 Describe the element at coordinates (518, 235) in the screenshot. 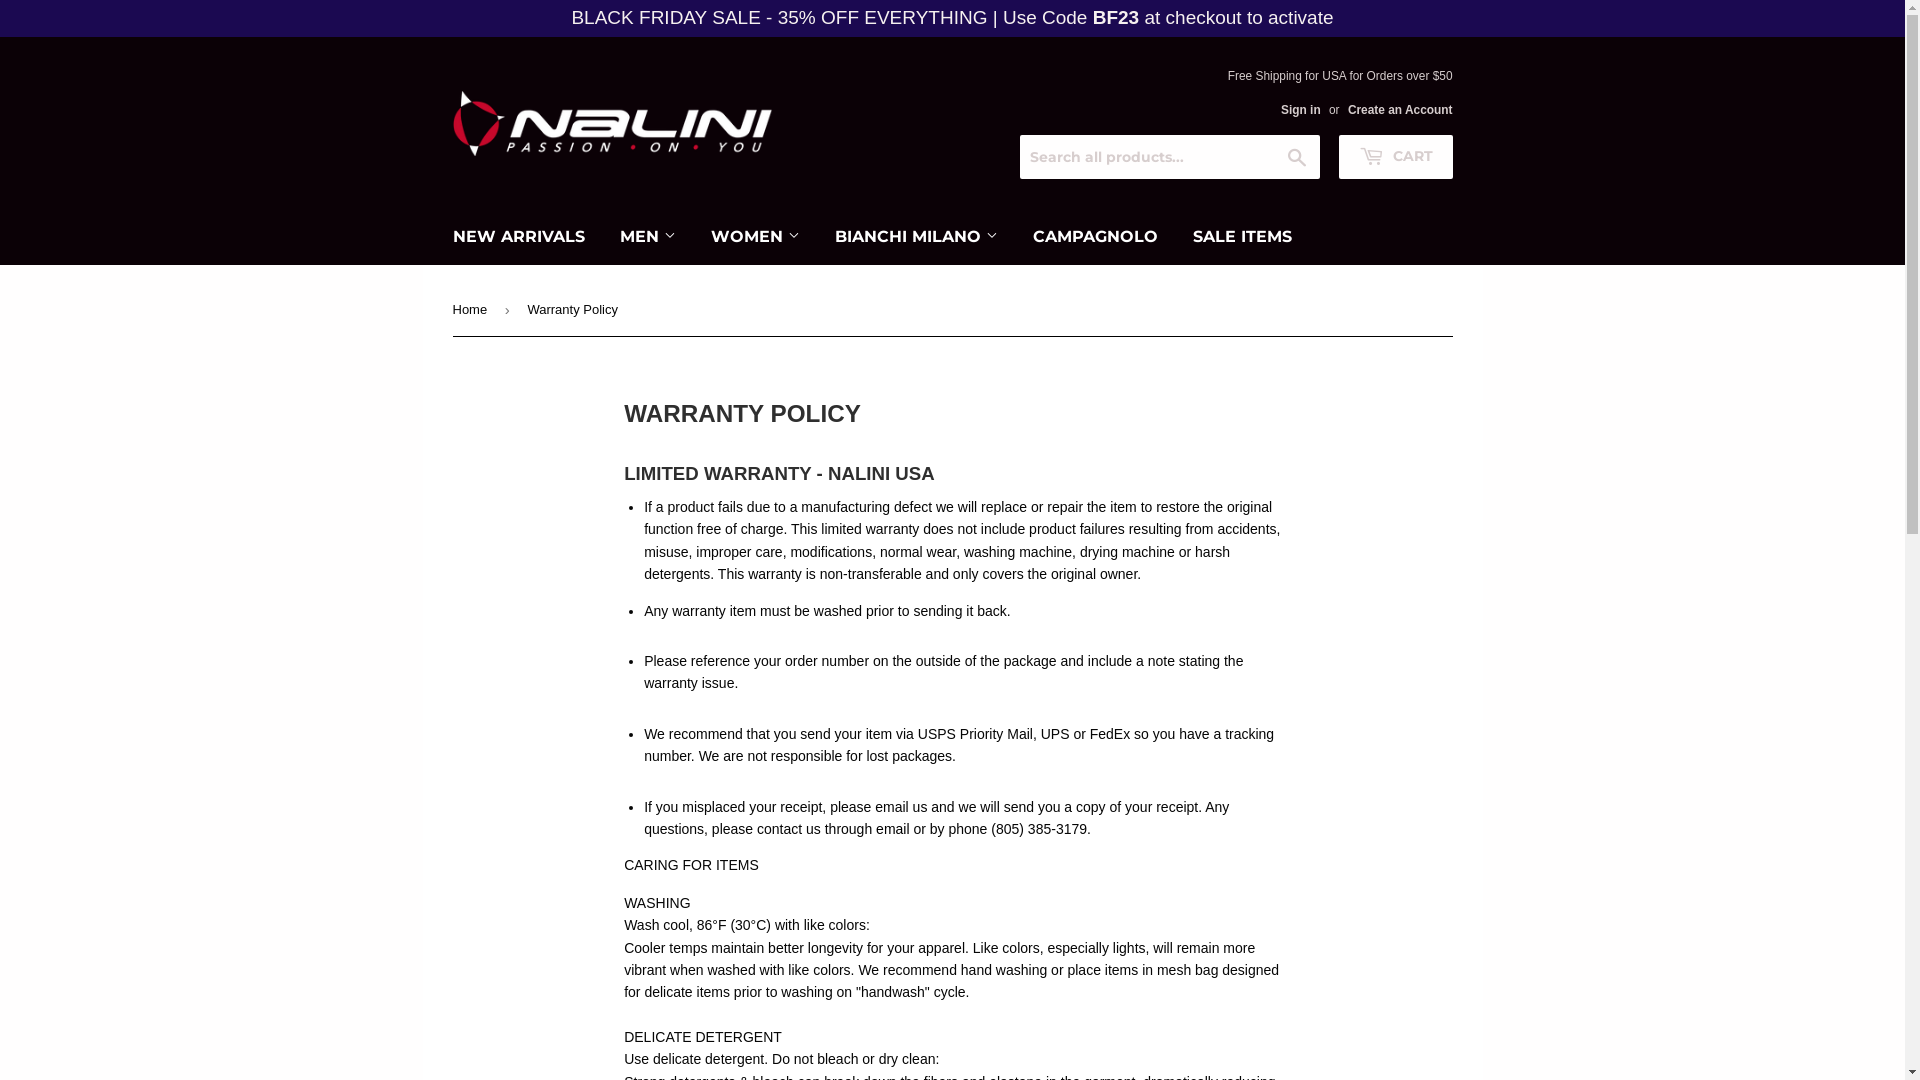

I see `'NEW ARRIVALS'` at that location.